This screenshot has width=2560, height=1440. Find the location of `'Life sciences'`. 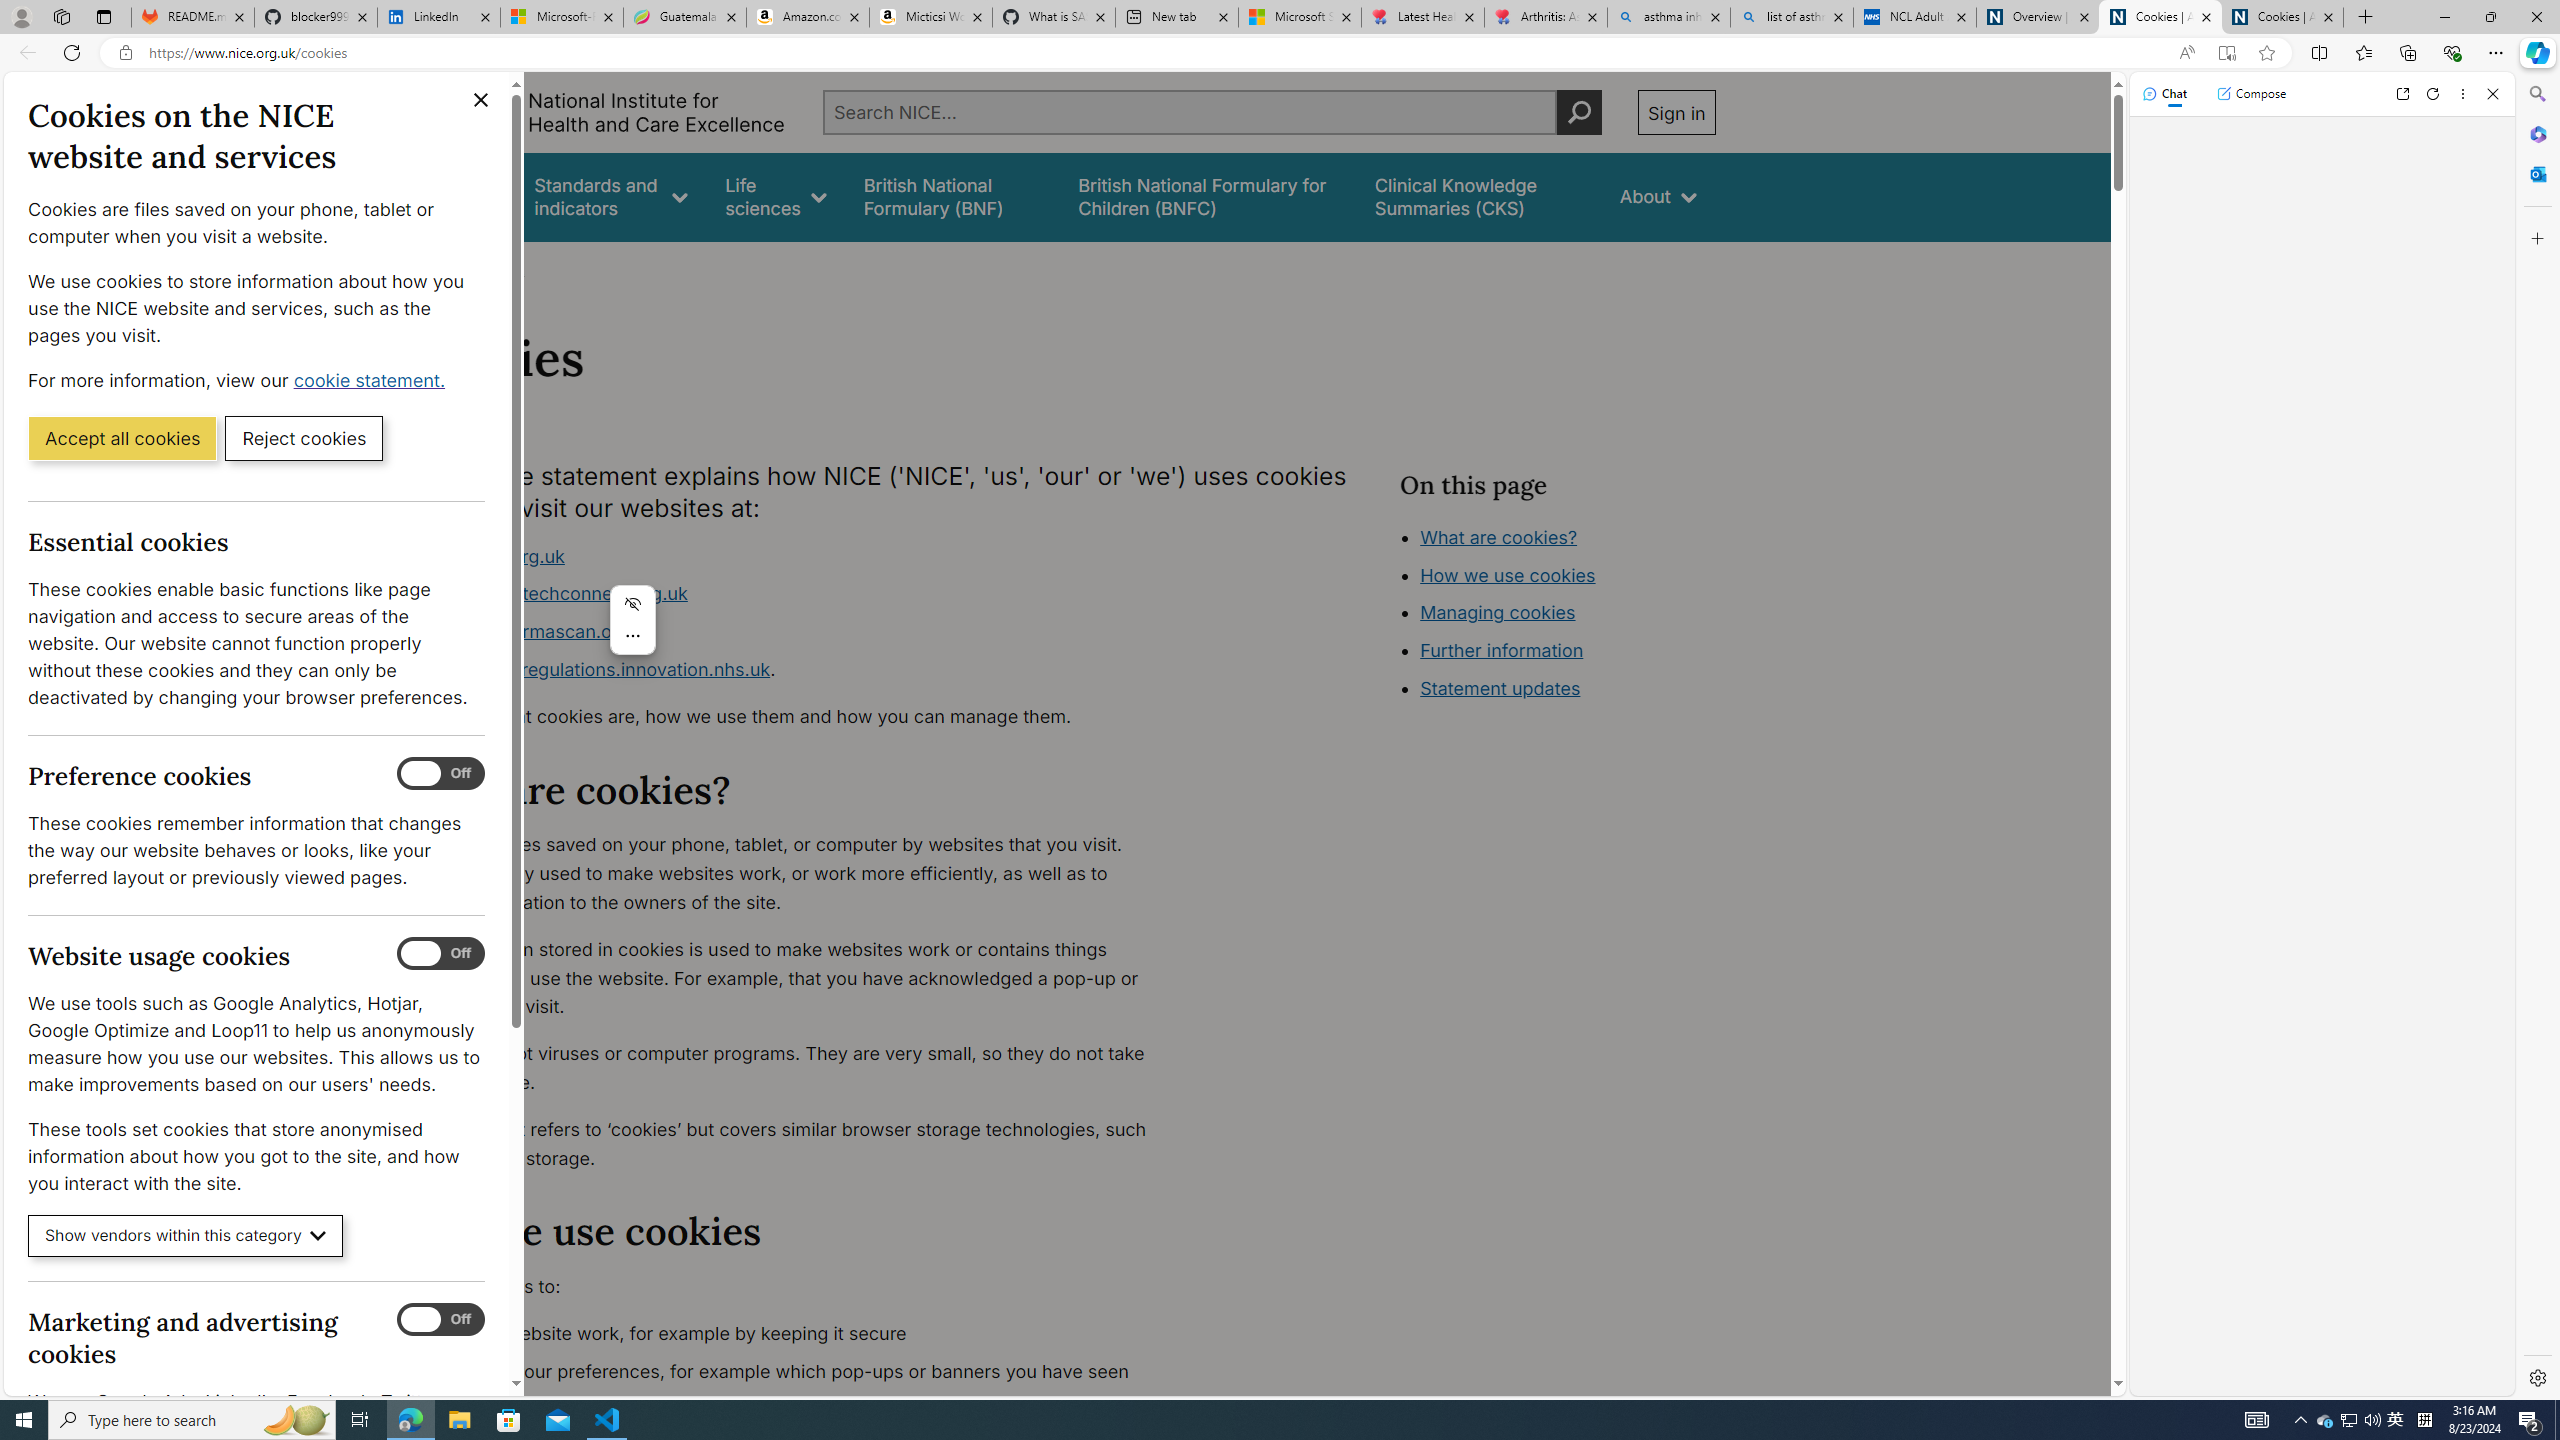

'Life sciences' is located at coordinates (774, 196).